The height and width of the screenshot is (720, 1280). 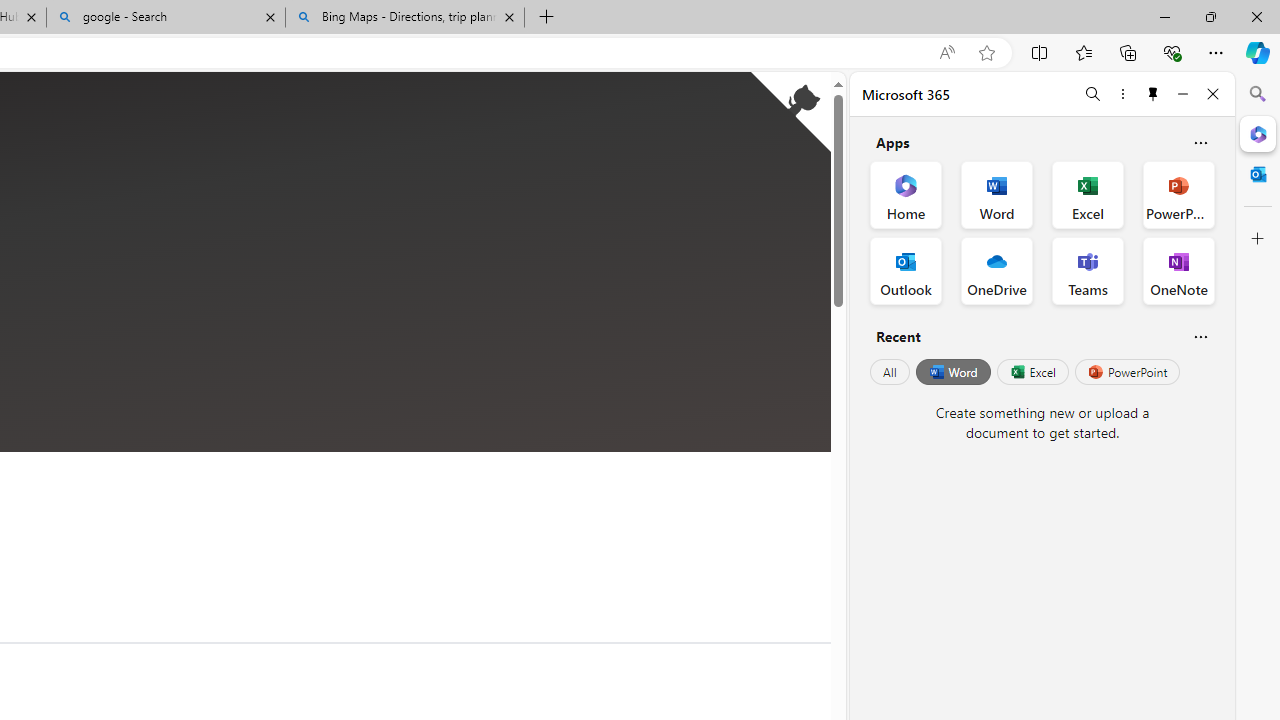 What do you see at coordinates (1178, 195) in the screenshot?
I see `'PowerPoint Office App'` at bounding box center [1178, 195].